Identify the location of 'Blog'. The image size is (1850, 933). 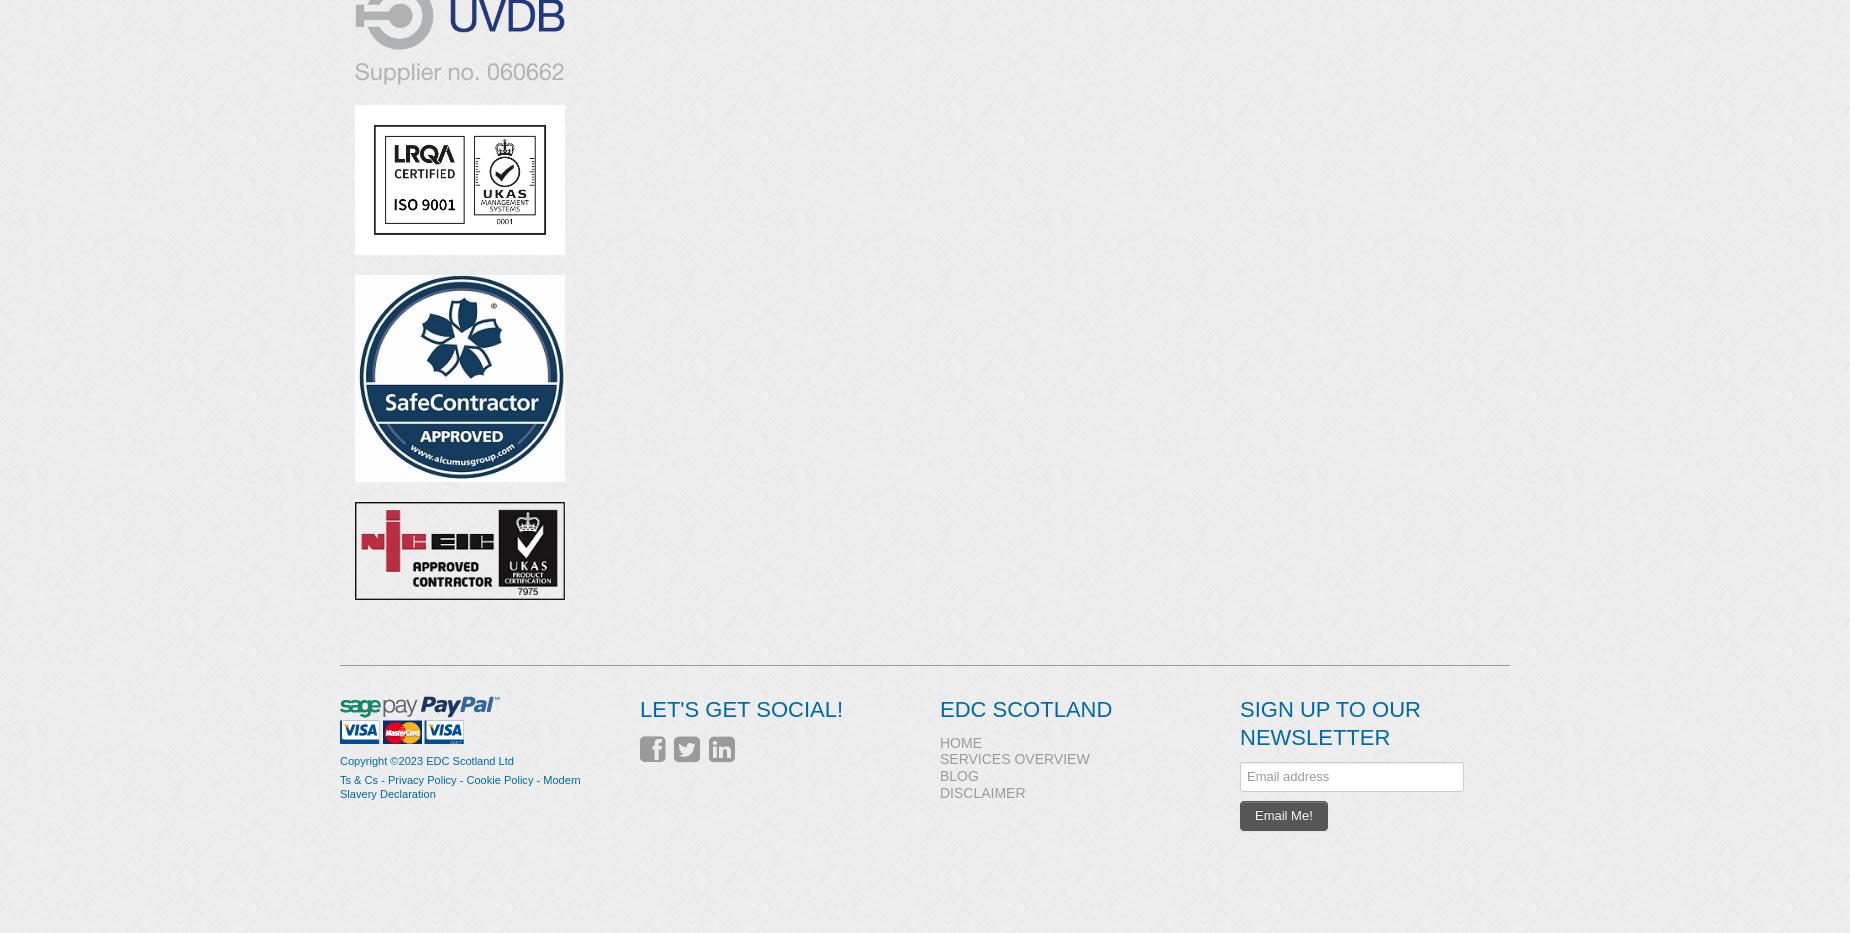
(958, 774).